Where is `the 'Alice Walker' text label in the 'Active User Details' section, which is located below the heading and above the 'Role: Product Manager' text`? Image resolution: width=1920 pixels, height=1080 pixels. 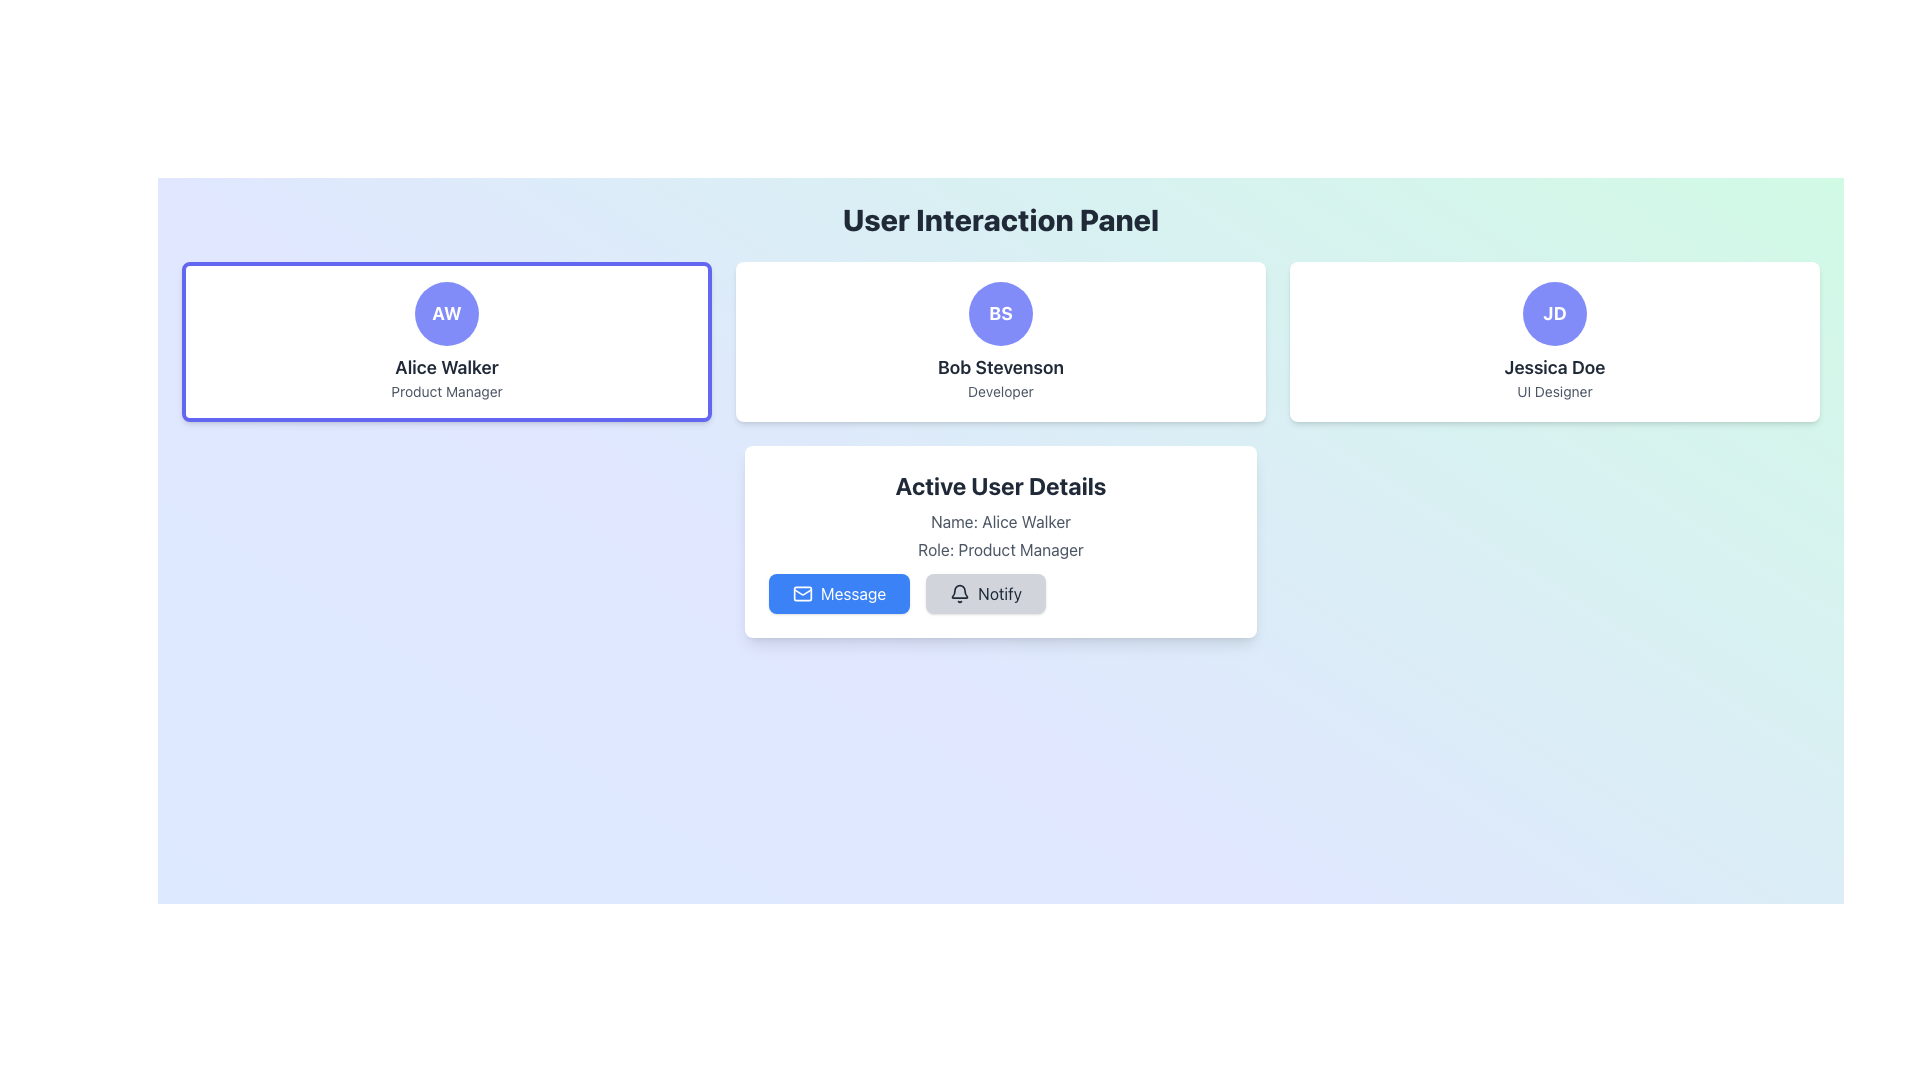 the 'Alice Walker' text label in the 'Active User Details' section, which is located below the heading and above the 'Role: Product Manager' text is located at coordinates (1001, 520).